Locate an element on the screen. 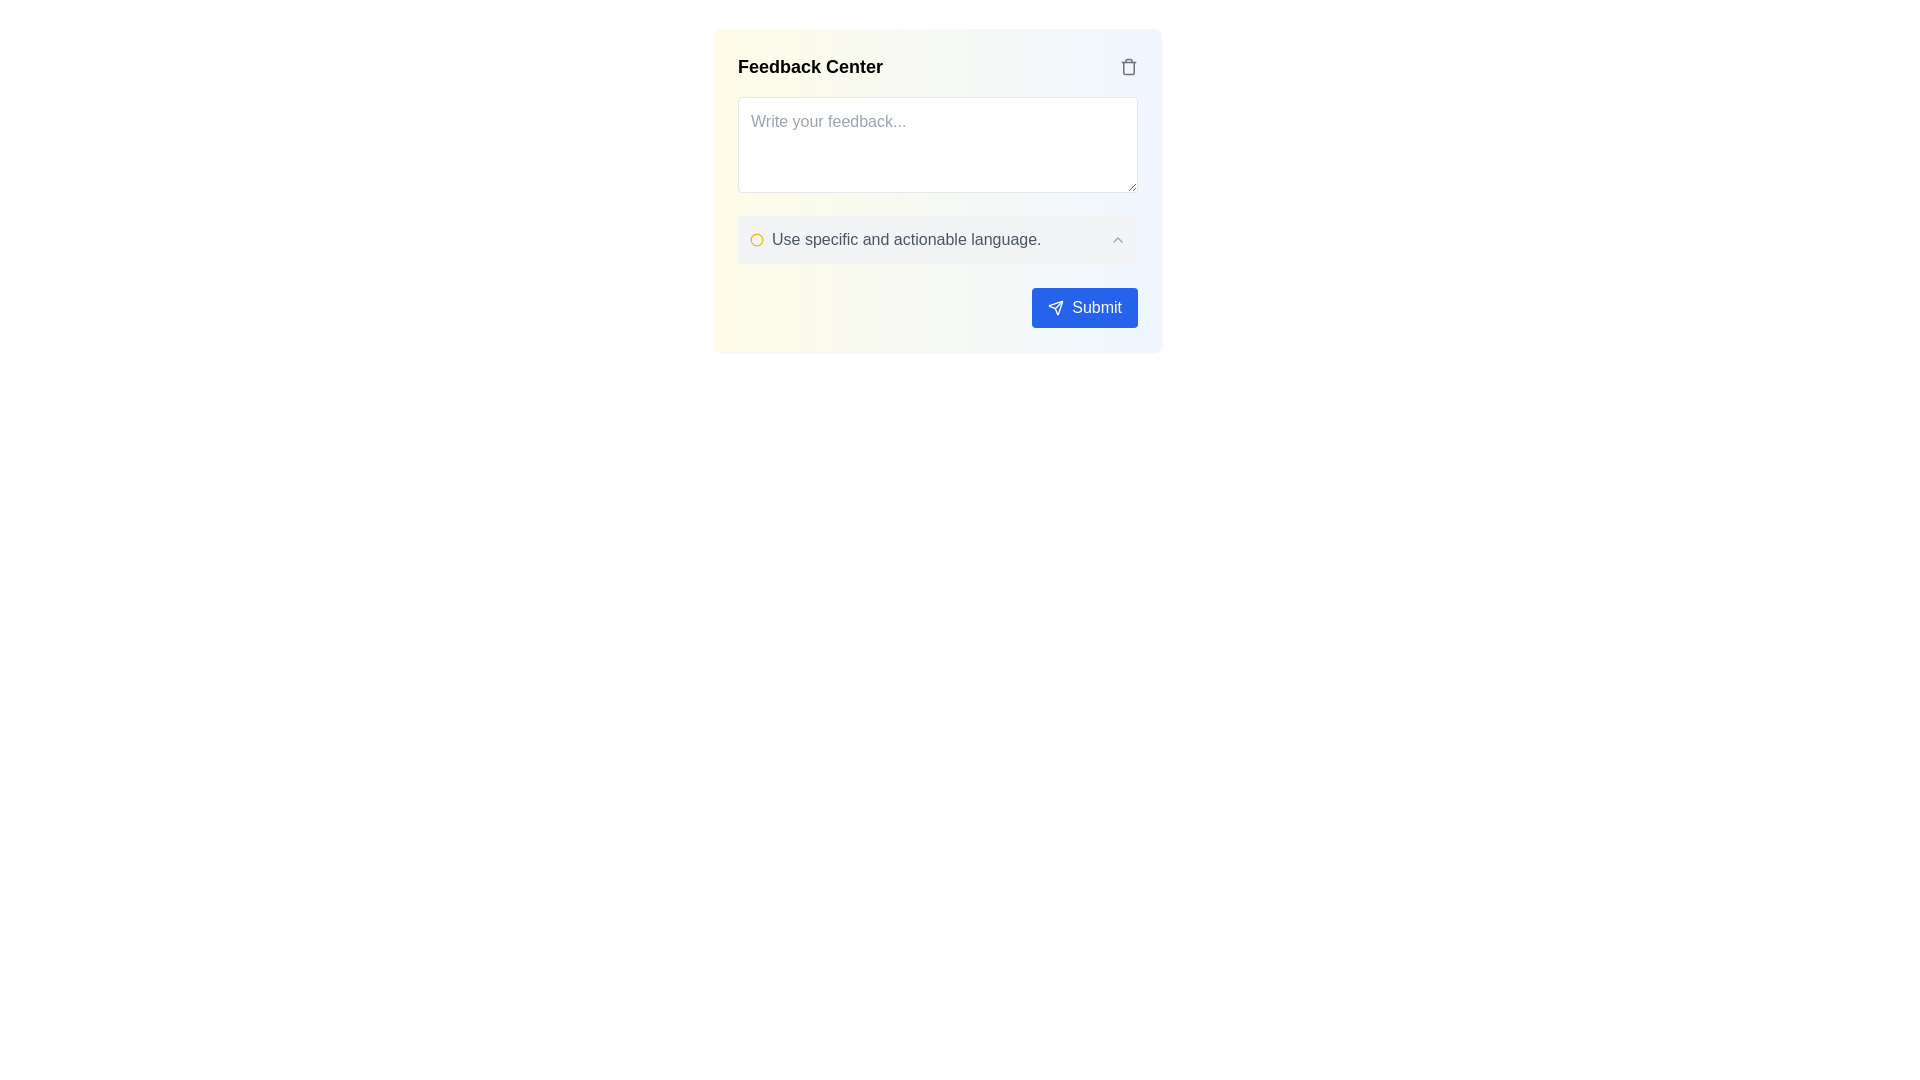 This screenshot has width=1920, height=1080. the circular icon with a yellow border that precedes the text 'Use specific and actionable language.' is located at coordinates (756, 238).